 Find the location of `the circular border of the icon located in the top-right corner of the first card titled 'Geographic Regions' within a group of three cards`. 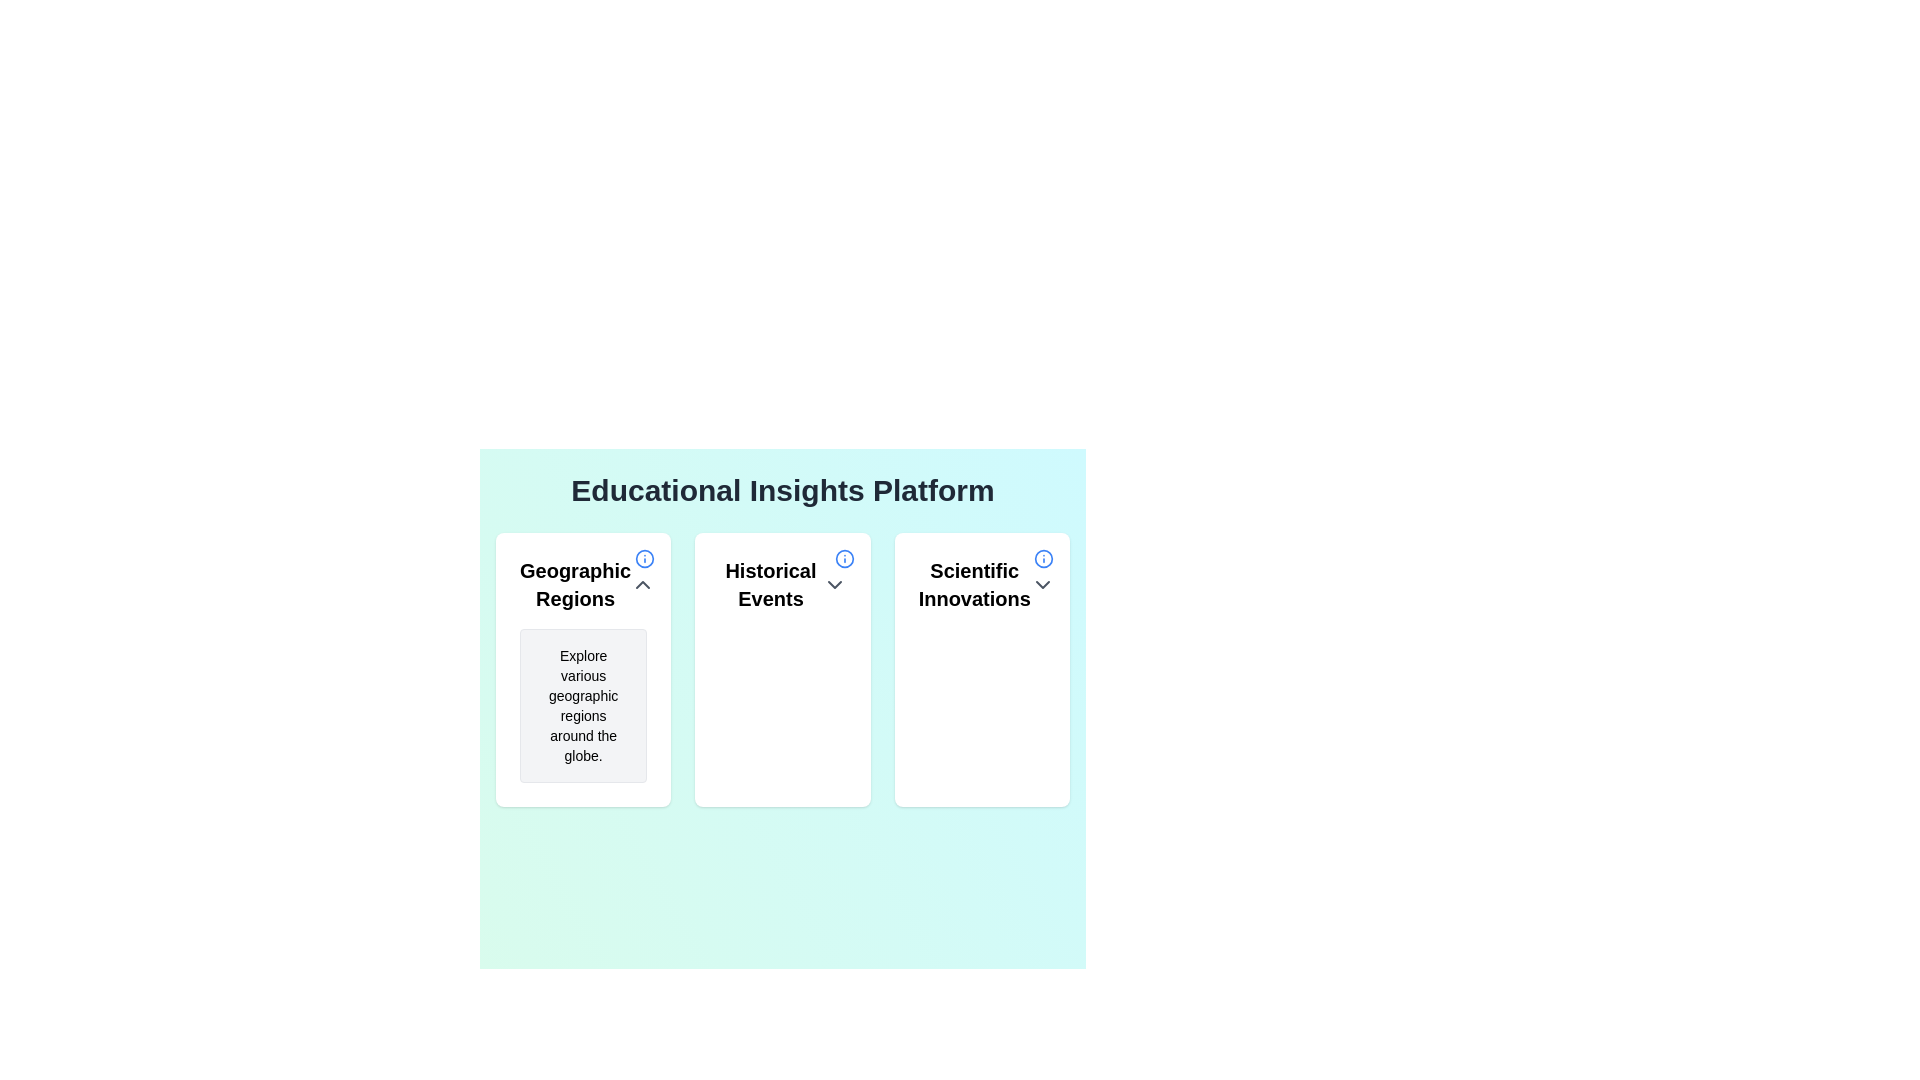

the circular border of the icon located in the top-right corner of the first card titled 'Geographic Regions' within a group of three cards is located at coordinates (645, 559).